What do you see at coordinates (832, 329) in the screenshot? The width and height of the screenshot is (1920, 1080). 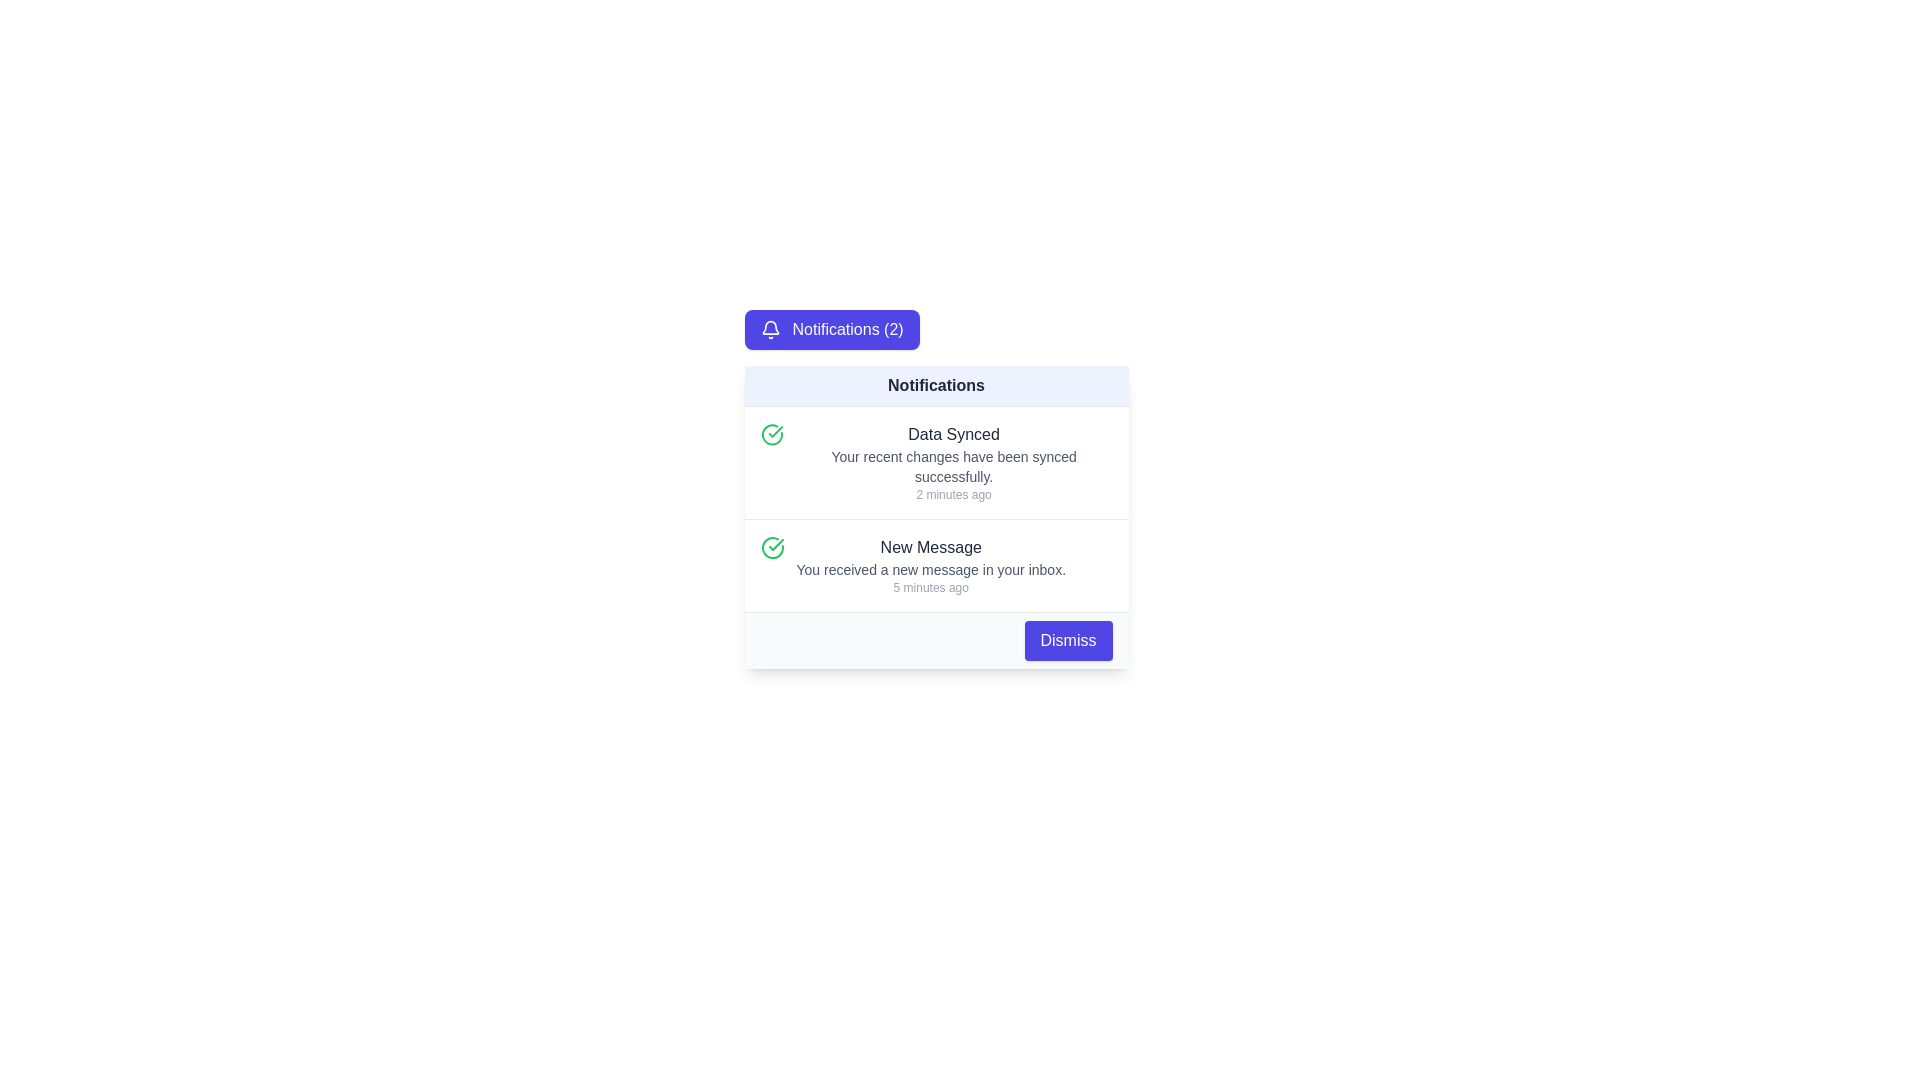 I see `the interactive button labeled 'Notifications (2)' with a bell icon` at bounding box center [832, 329].